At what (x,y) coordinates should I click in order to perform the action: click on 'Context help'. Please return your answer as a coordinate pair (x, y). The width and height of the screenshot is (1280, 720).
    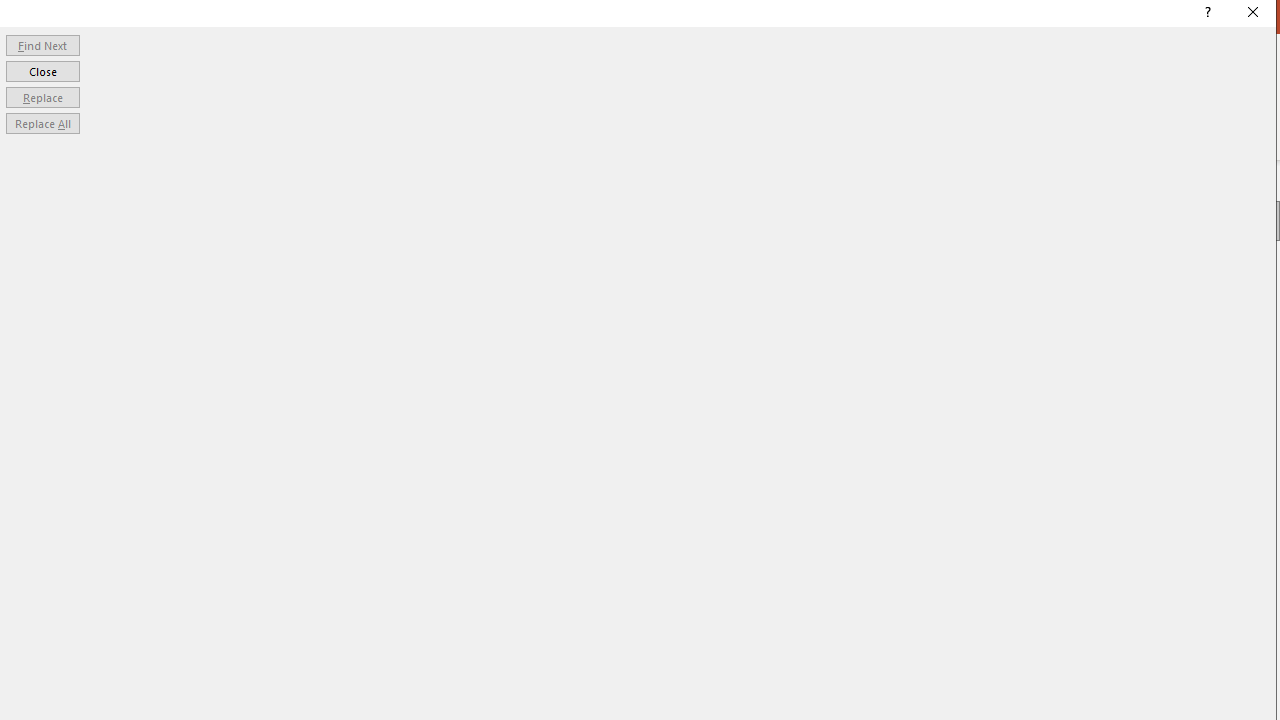
    Looking at the image, I should click on (1205, 15).